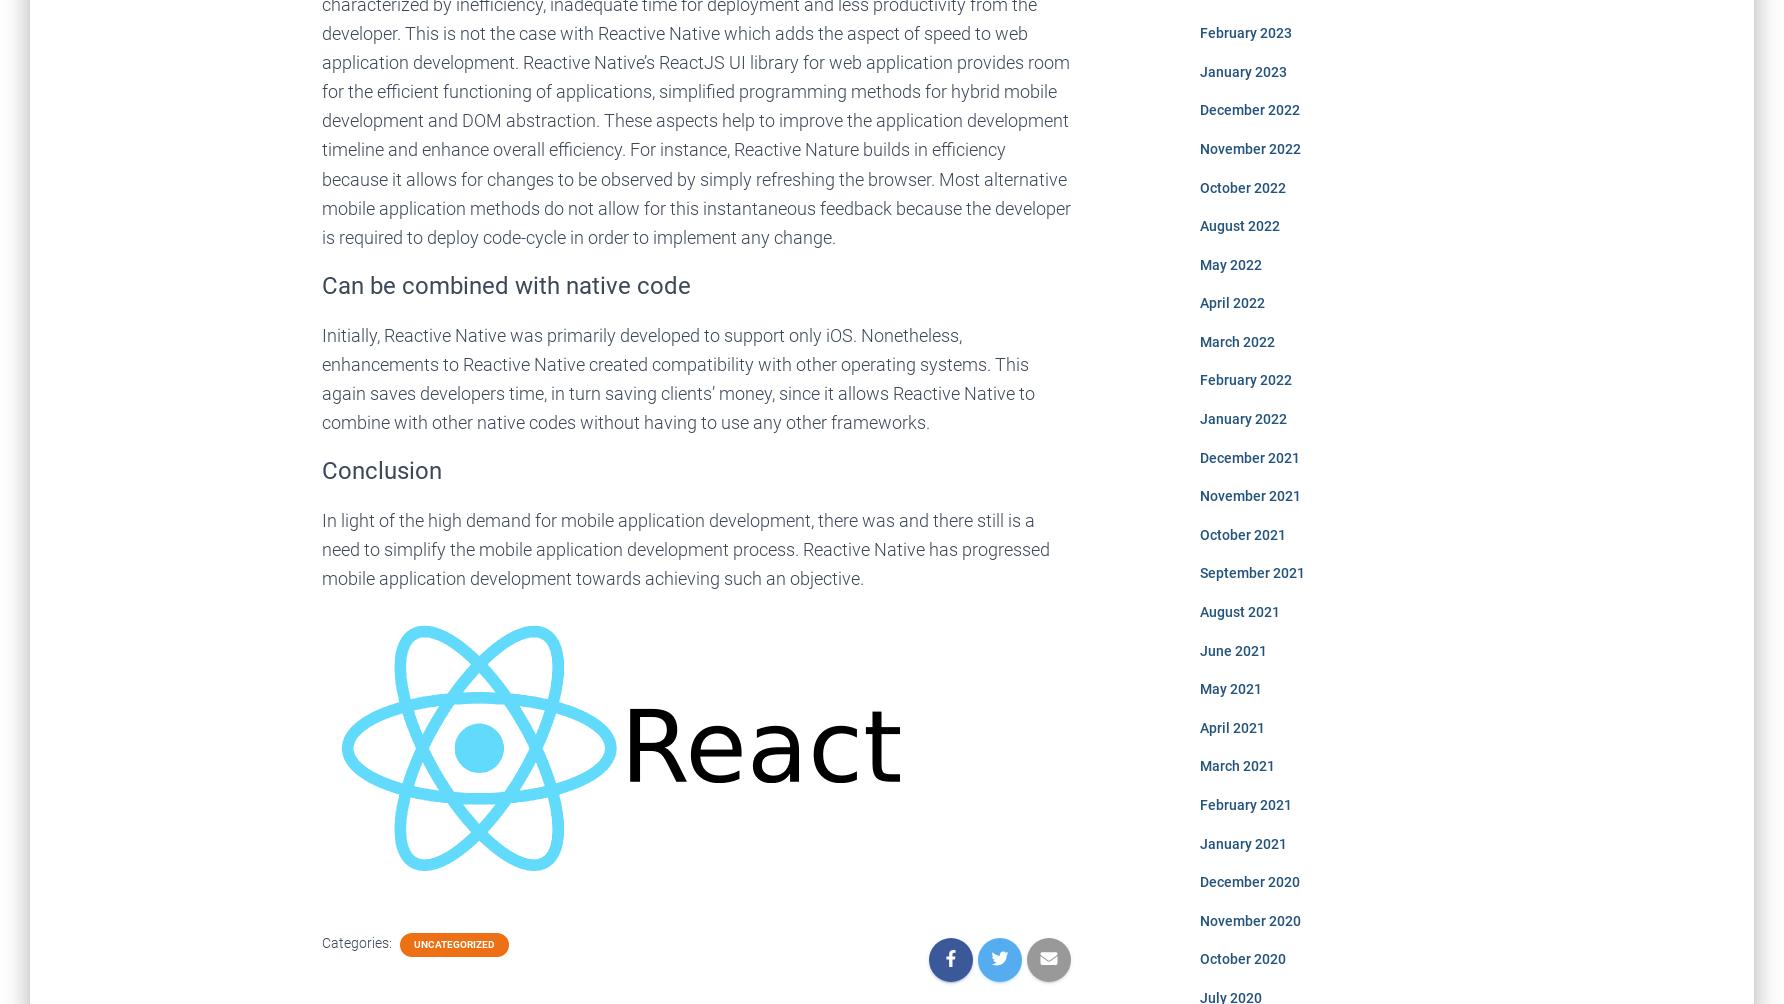 Image resolution: width=1784 pixels, height=1004 pixels. I want to click on 'Uncategorized', so click(413, 943).